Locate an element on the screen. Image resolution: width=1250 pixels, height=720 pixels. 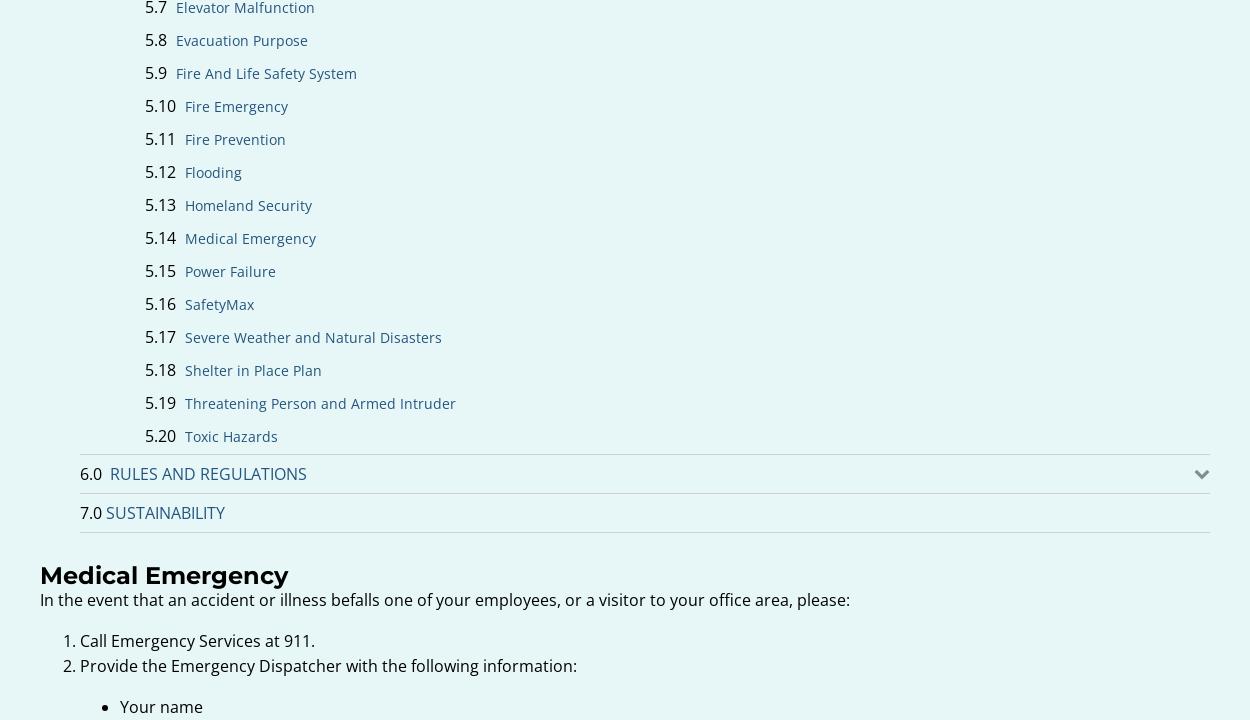
'Shelter in Place Plan' is located at coordinates (253, 370).